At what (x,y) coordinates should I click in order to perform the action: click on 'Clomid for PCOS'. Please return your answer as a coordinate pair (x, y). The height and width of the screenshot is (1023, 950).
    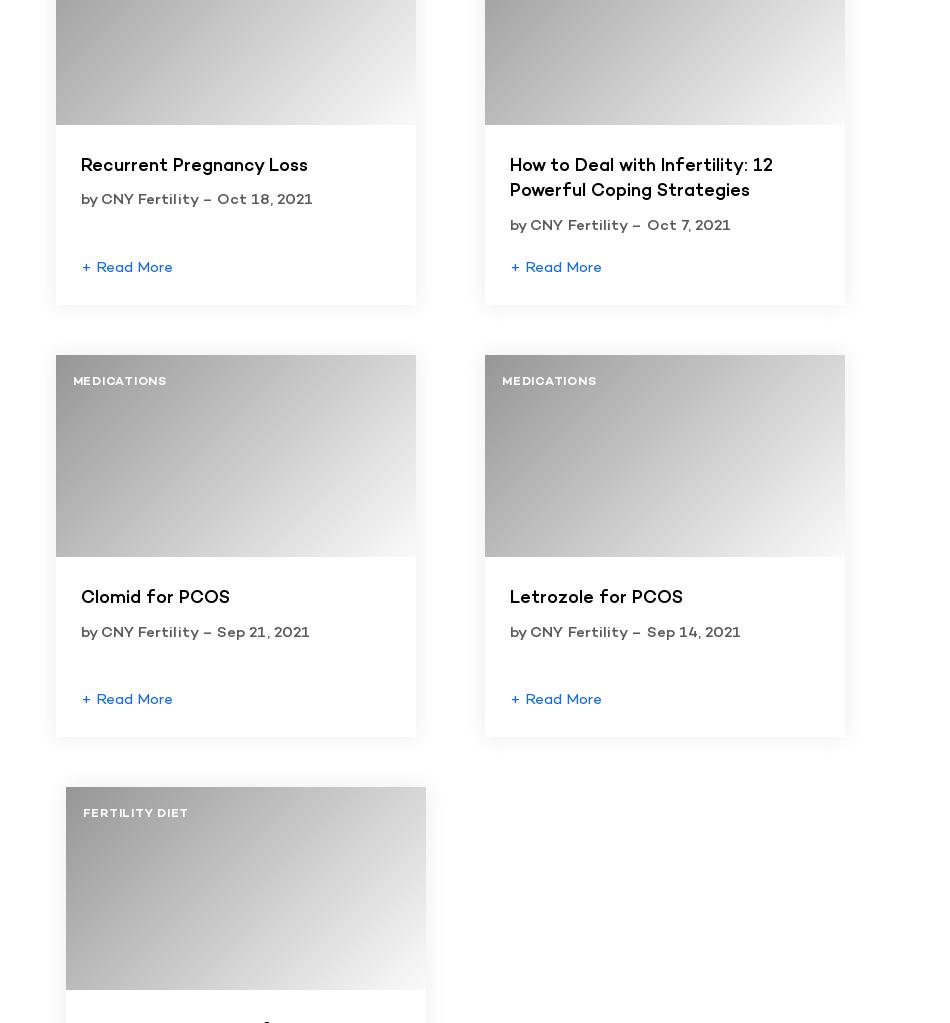
    Looking at the image, I should click on (154, 597).